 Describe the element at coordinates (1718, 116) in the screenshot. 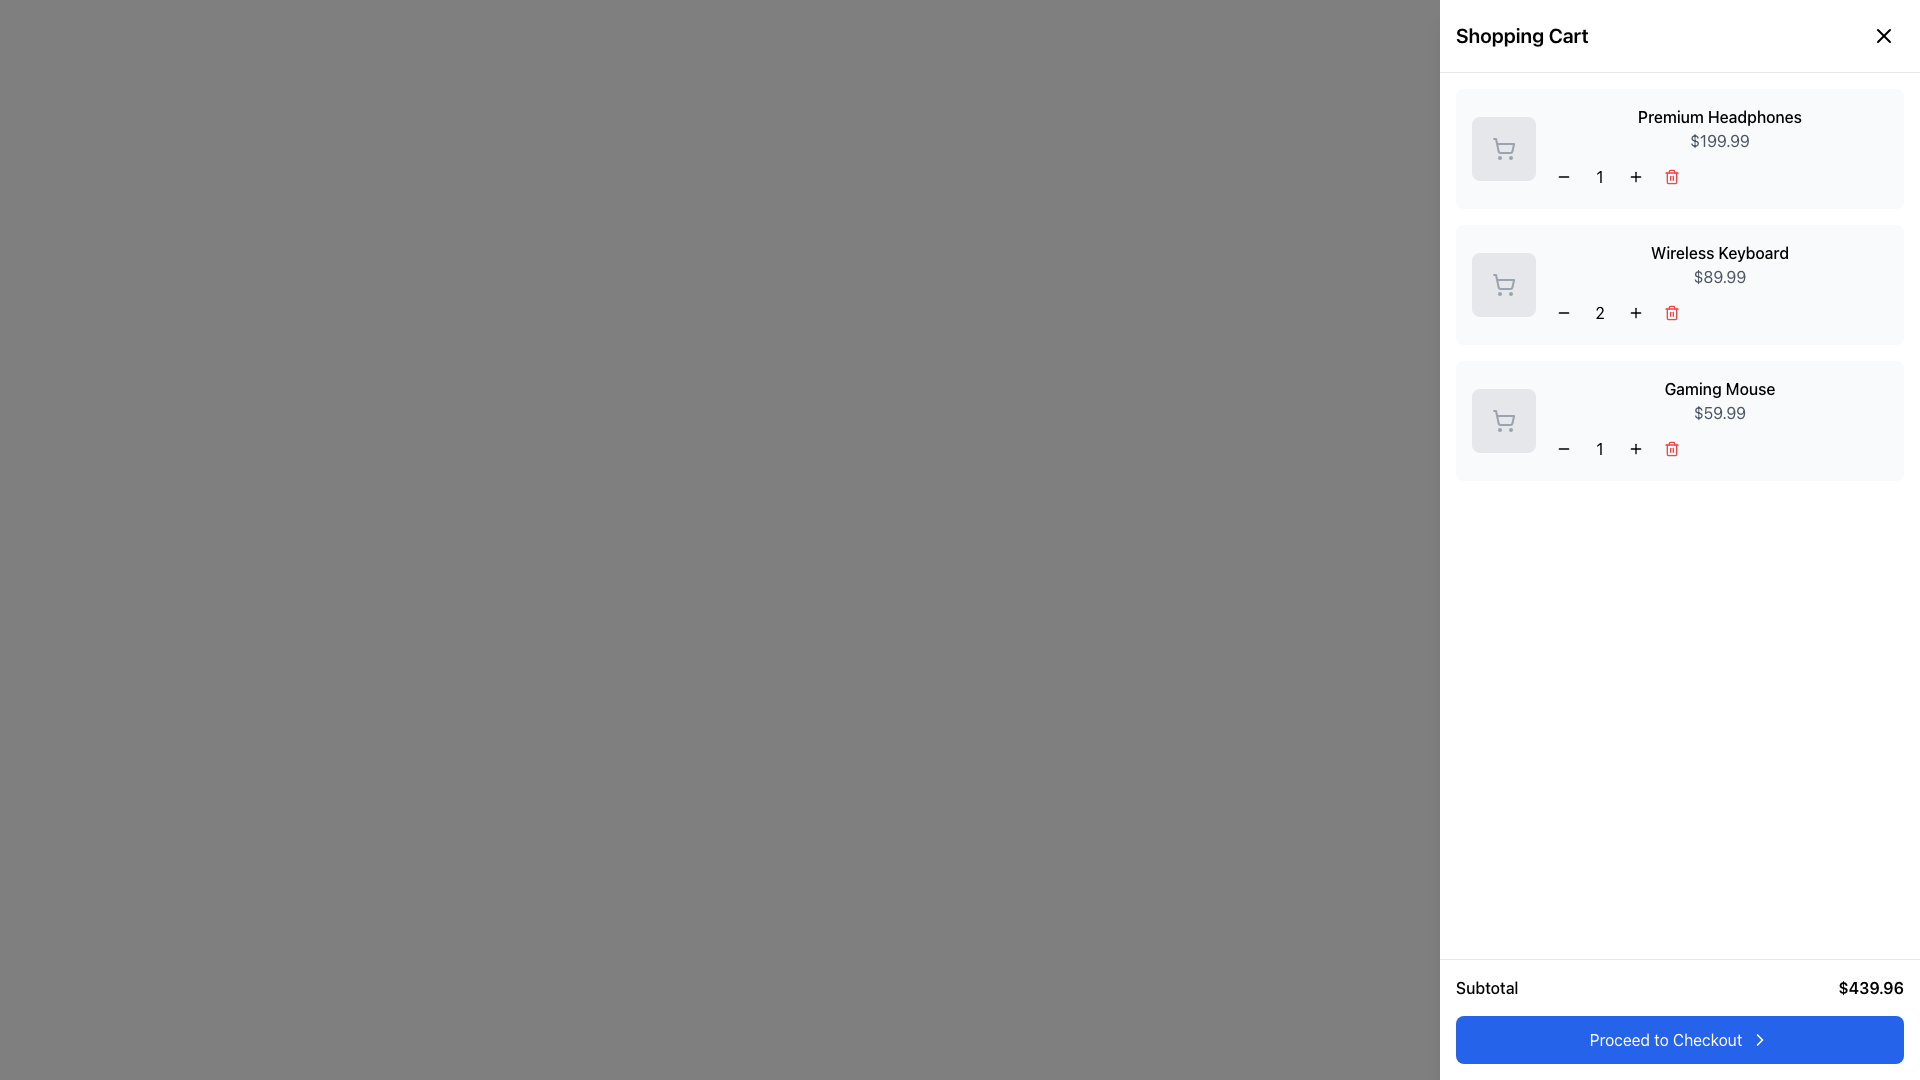

I see `the text label that identifies the associated product in the shopping cart interface, located near the top right side, above the '$199.99' label` at that location.